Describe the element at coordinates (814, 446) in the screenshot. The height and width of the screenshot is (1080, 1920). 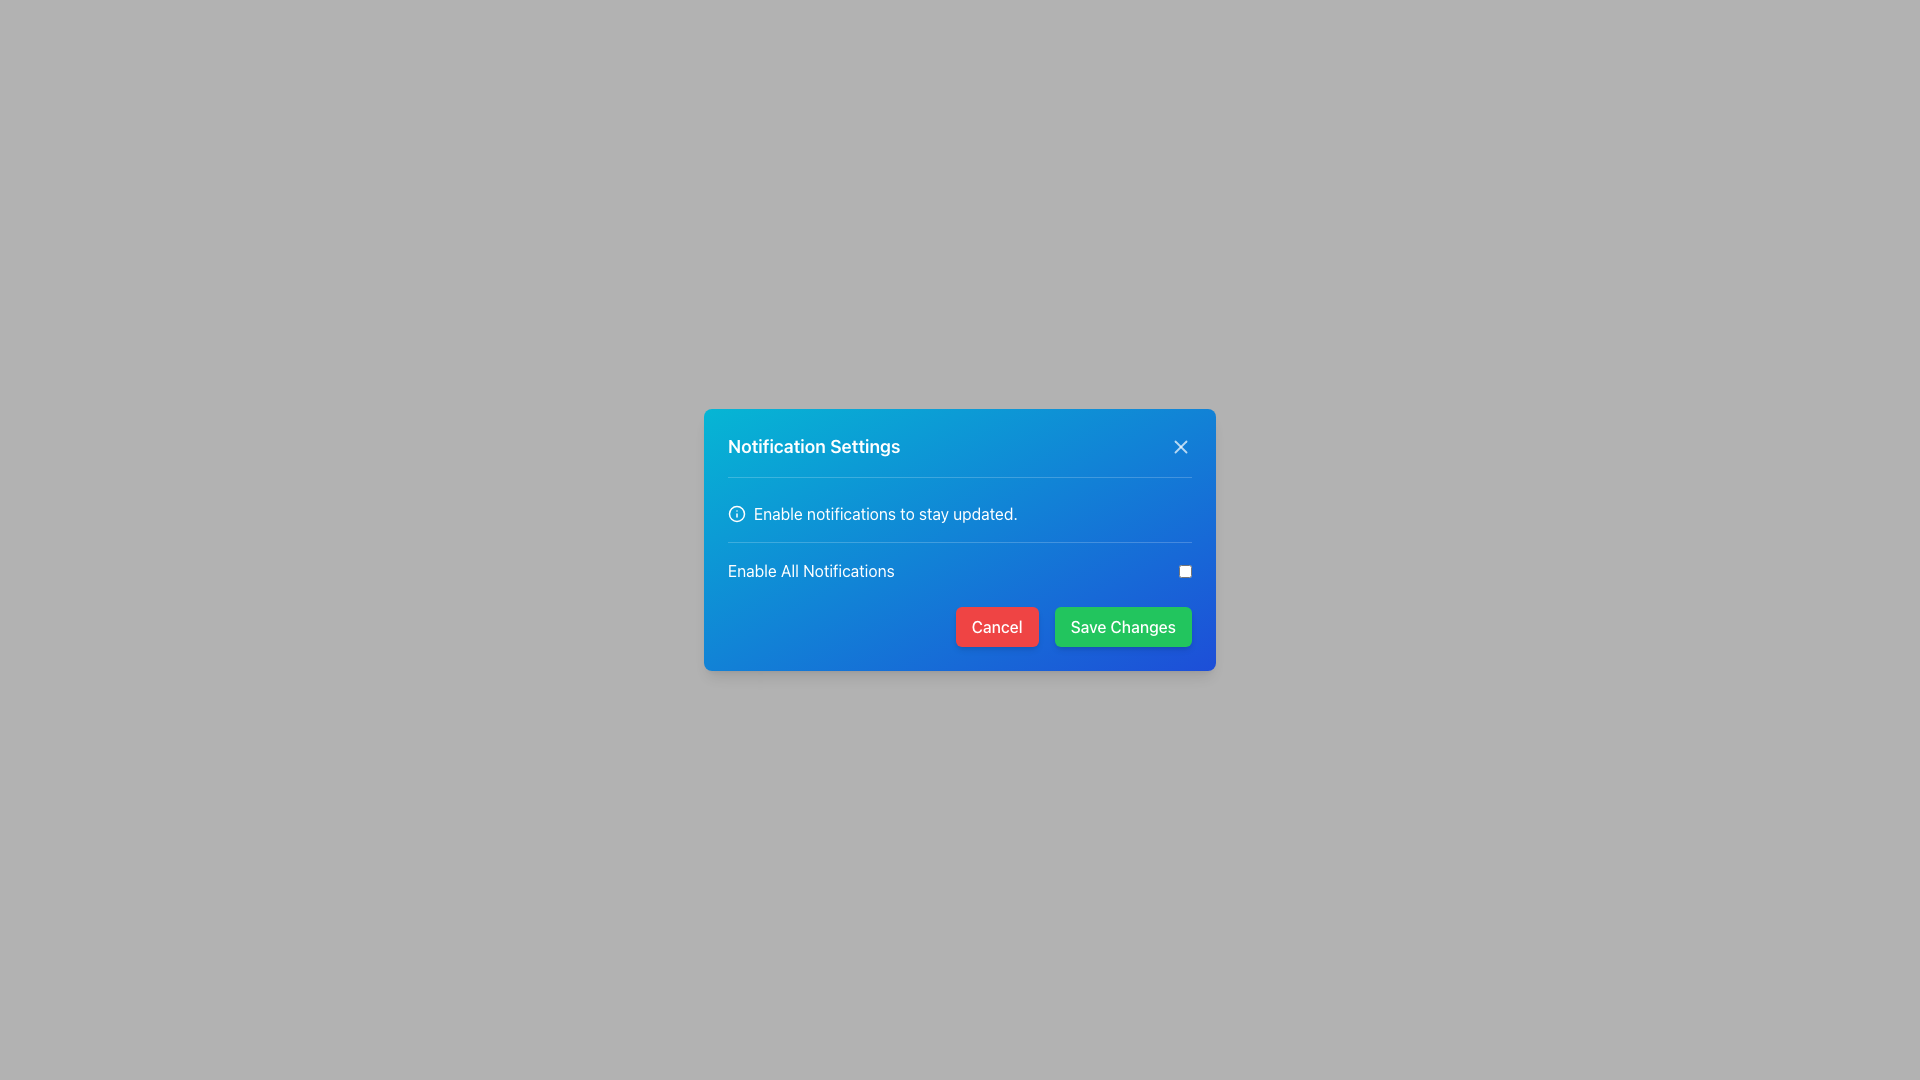
I see `the static header label located on the left side of the header section of the dialog, which serves as a title for the contents below` at that location.